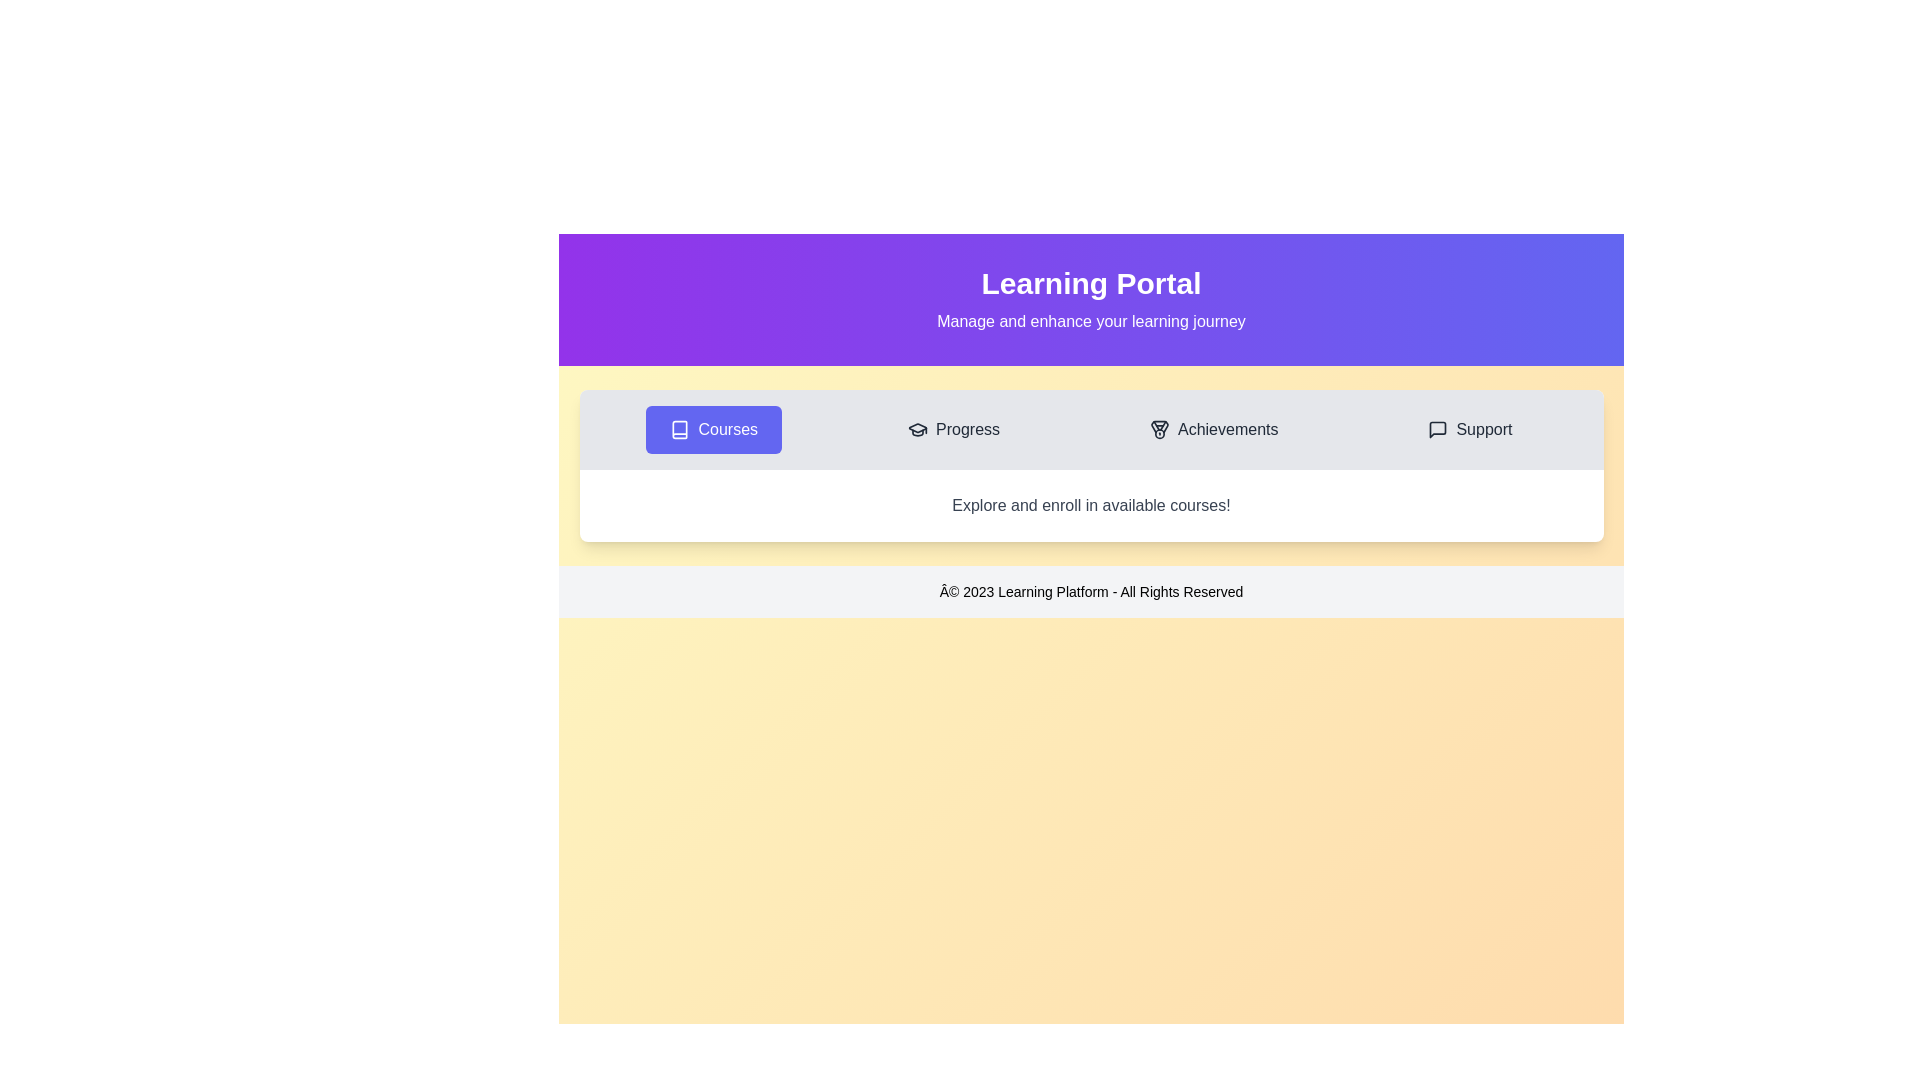  What do you see at coordinates (1213, 428) in the screenshot?
I see `the 'Achievements' button, which features a medal icon and a light-gray background` at bounding box center [1213, 428].